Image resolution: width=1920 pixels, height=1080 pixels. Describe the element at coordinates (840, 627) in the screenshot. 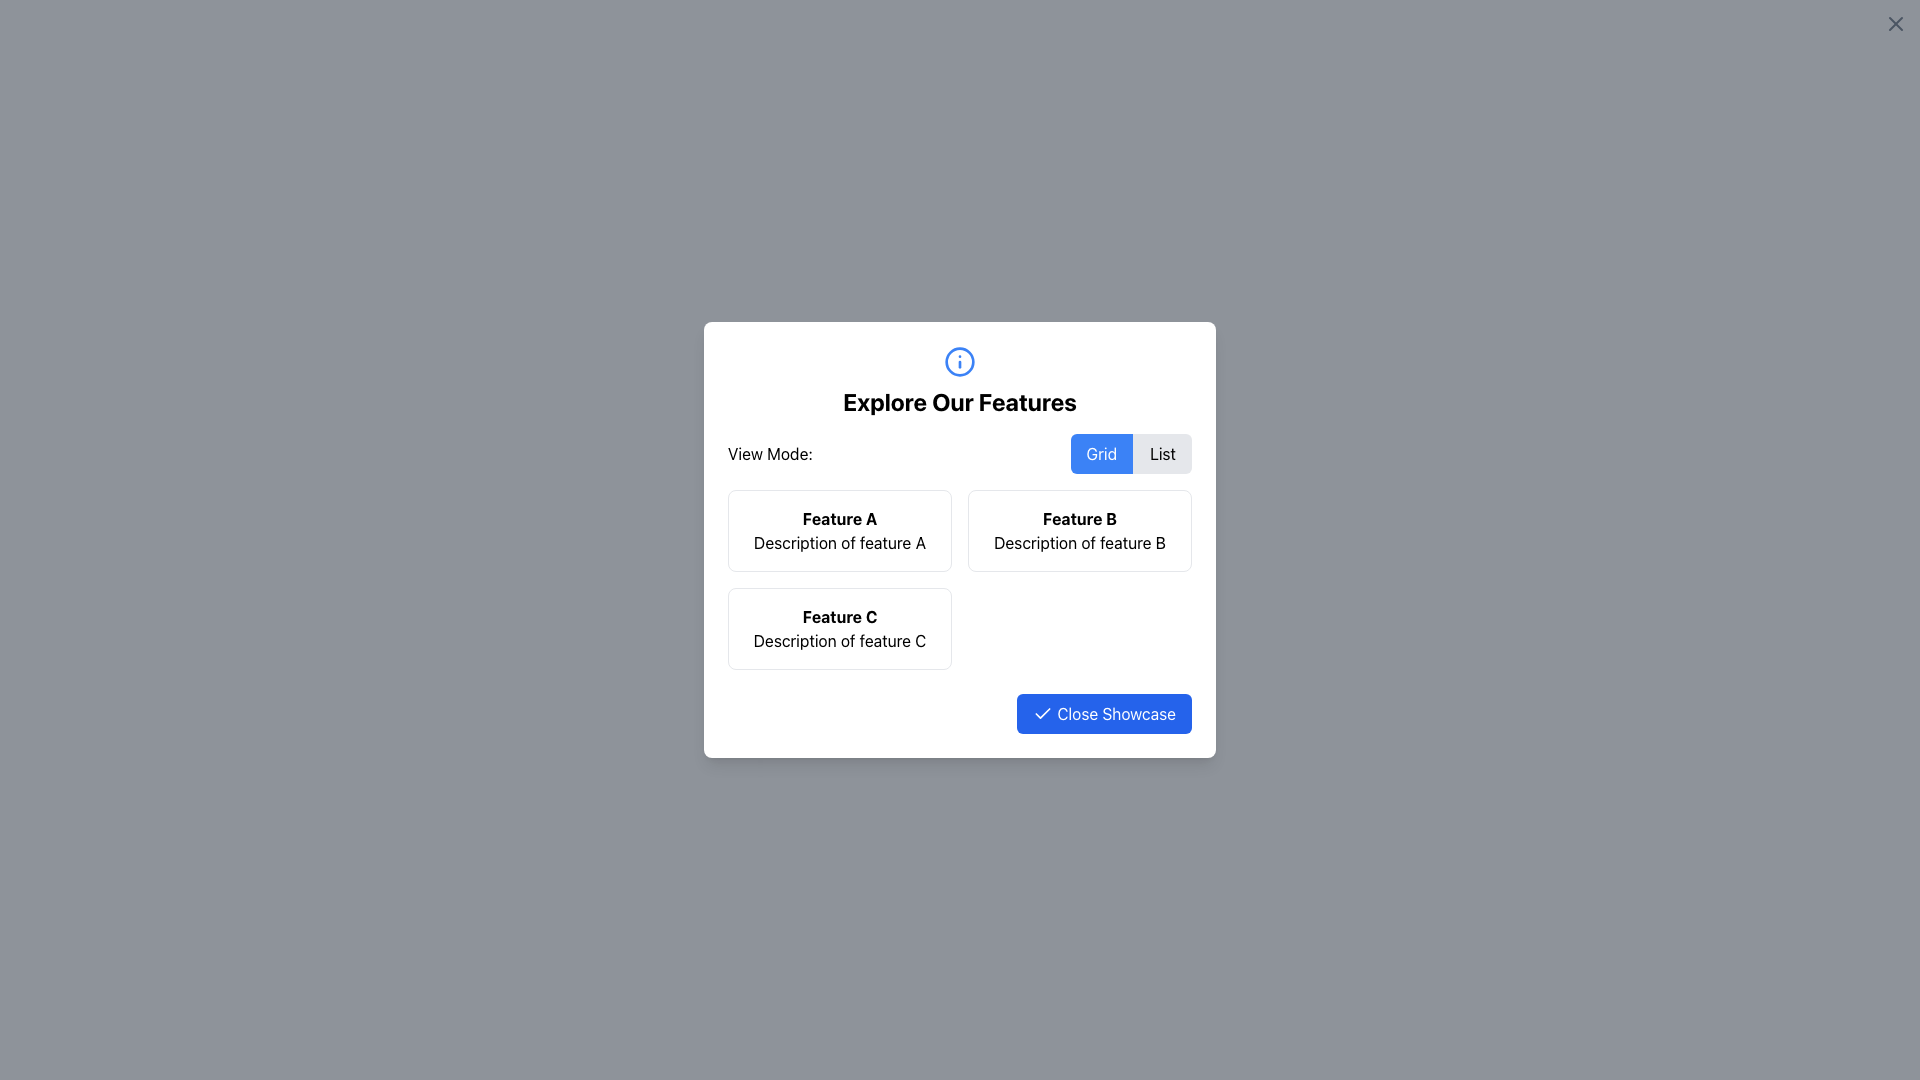

I see `the Information card with bold text 'Feature C' and a description 'Description of feature C', located in the lower-left corner of the two-column grid structure` at that location.